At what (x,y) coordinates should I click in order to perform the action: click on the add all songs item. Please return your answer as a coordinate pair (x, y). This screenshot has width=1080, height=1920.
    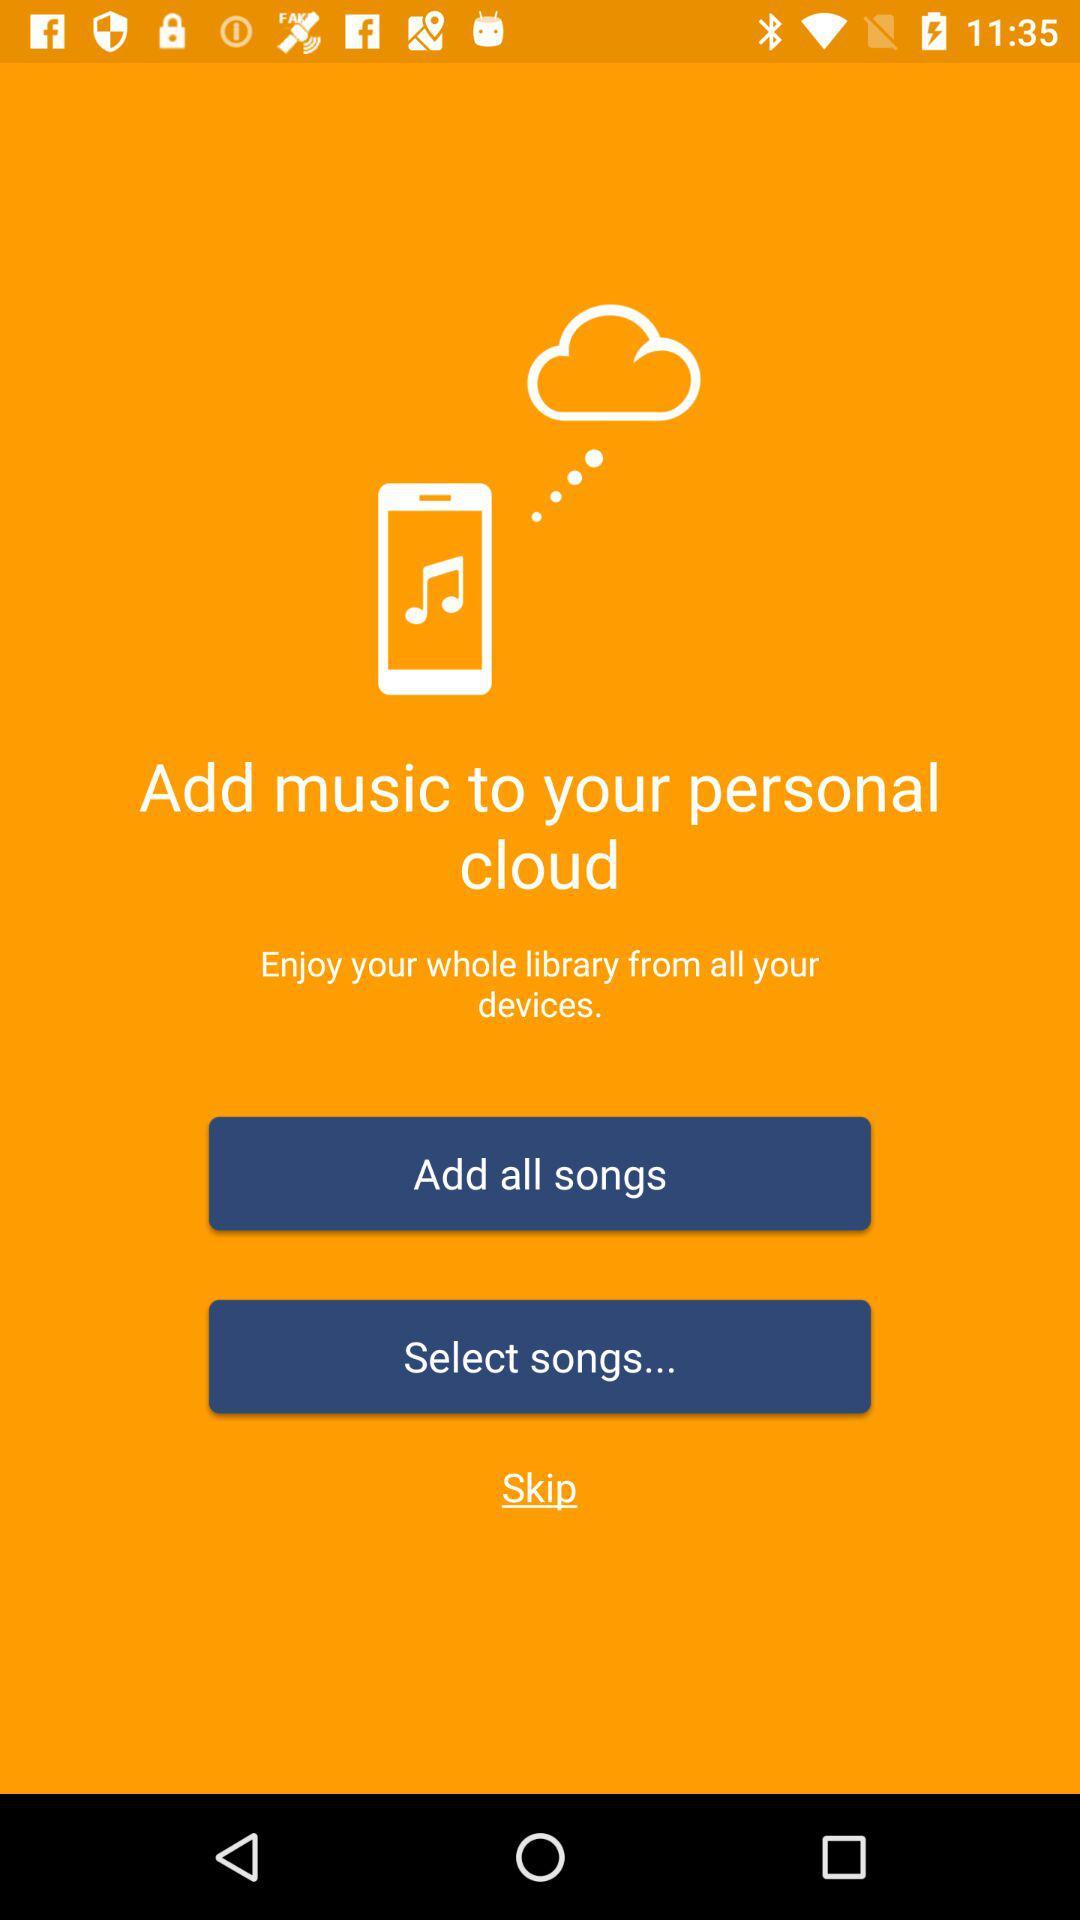
    Looking at the image, I should click on (540, 1177).